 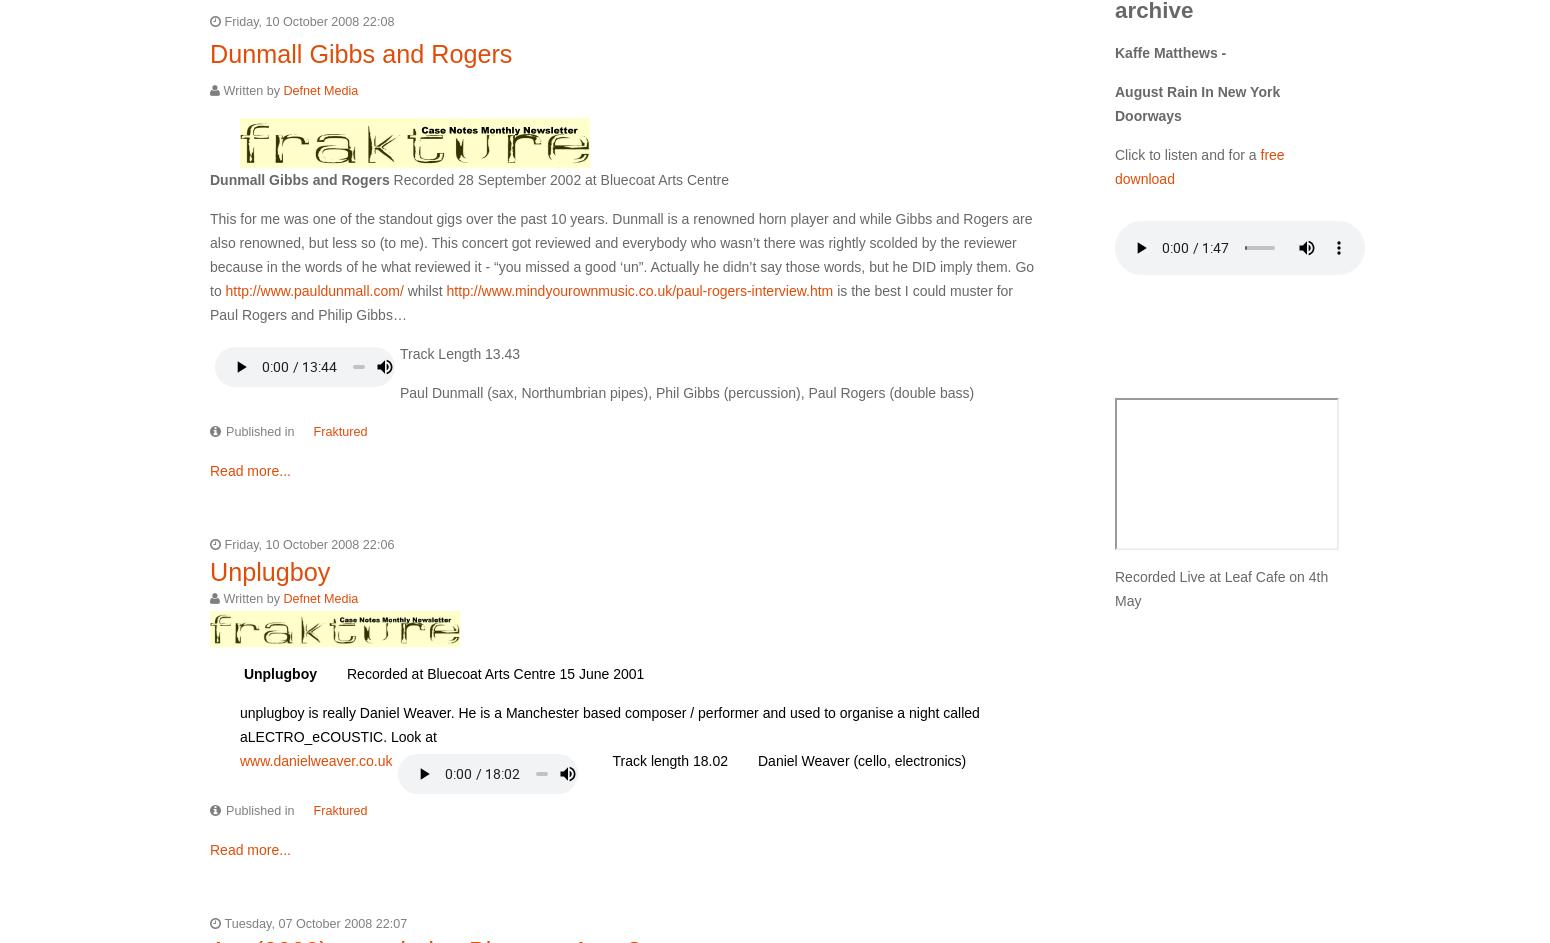 What do you see at coordinates (1187, 153) in the screenshot?
I see `'Click to listen and for a'` at bounding box center [1187, 153].